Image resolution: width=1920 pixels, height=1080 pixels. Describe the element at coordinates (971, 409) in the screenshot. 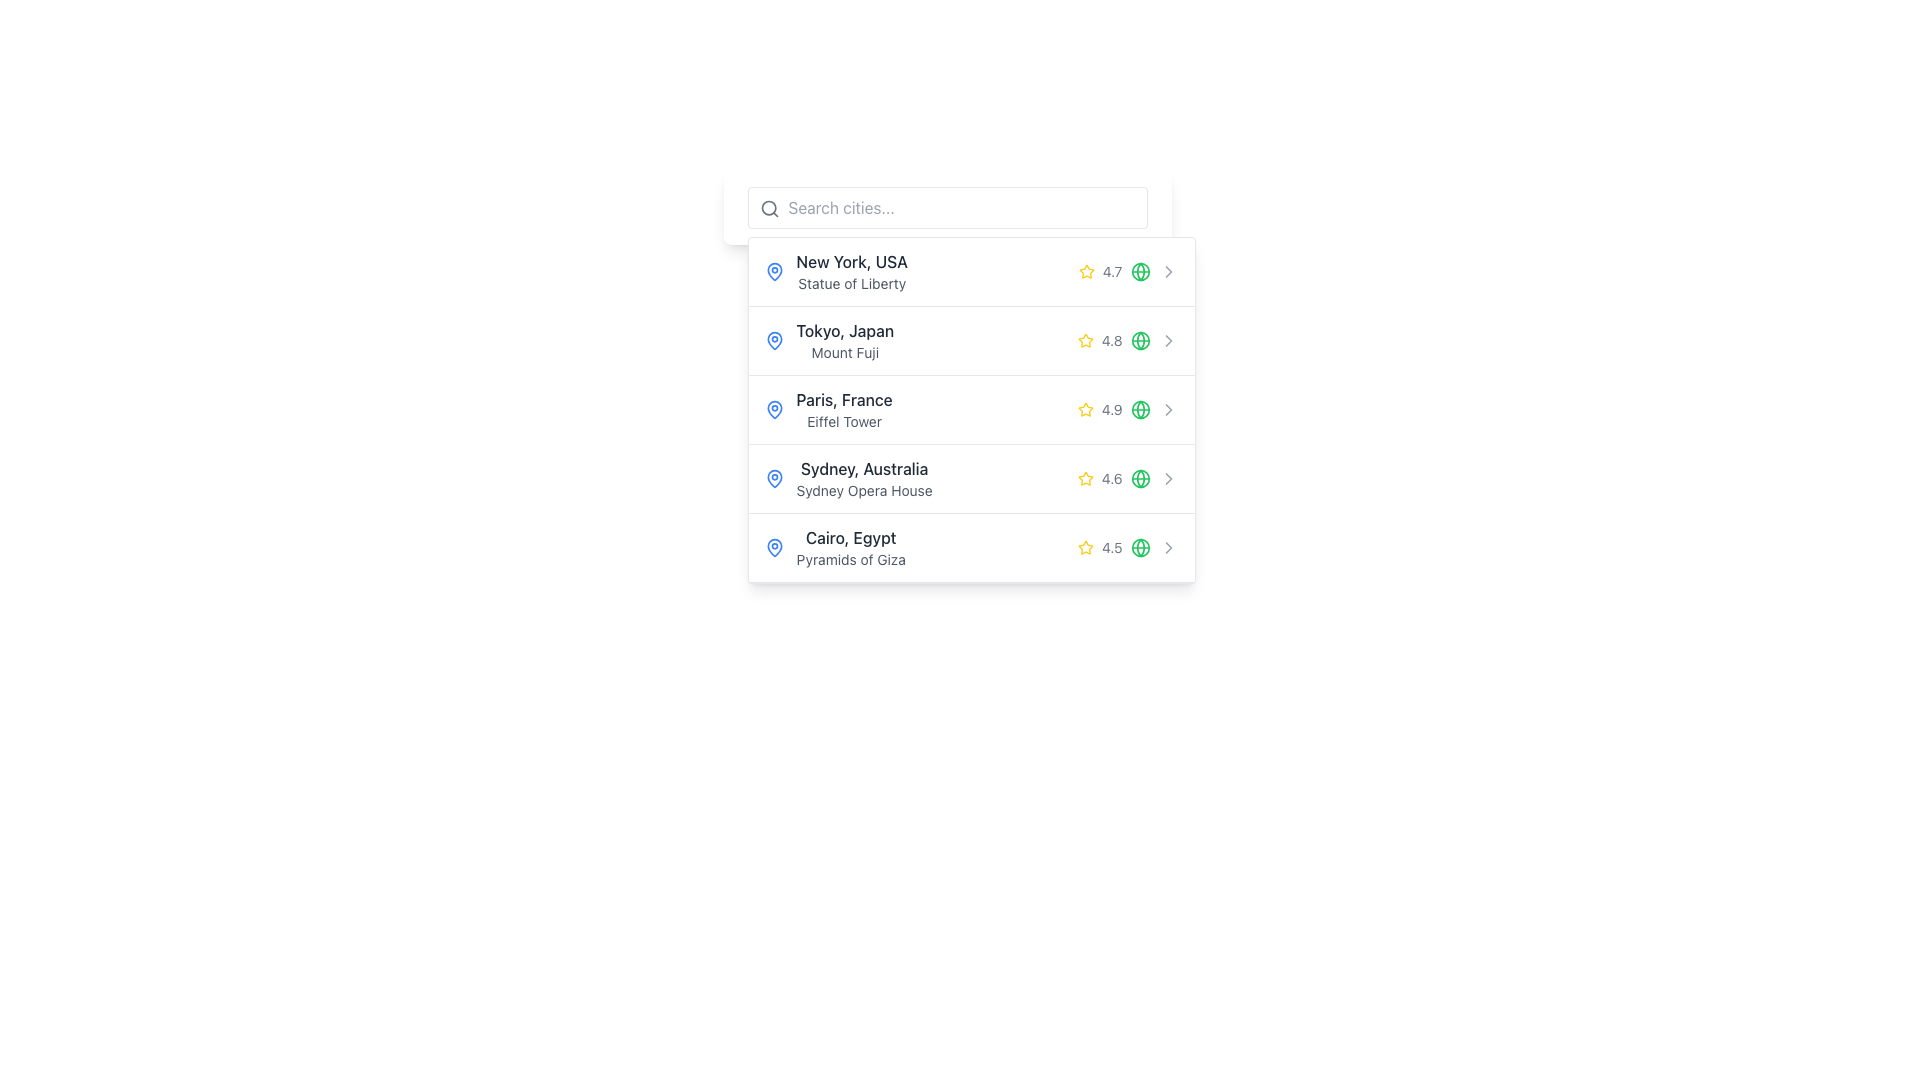

I see `the list item labeled 'Paris, France' with subtext 'Eiffel Tower' and a rating of 4.9` at that location.